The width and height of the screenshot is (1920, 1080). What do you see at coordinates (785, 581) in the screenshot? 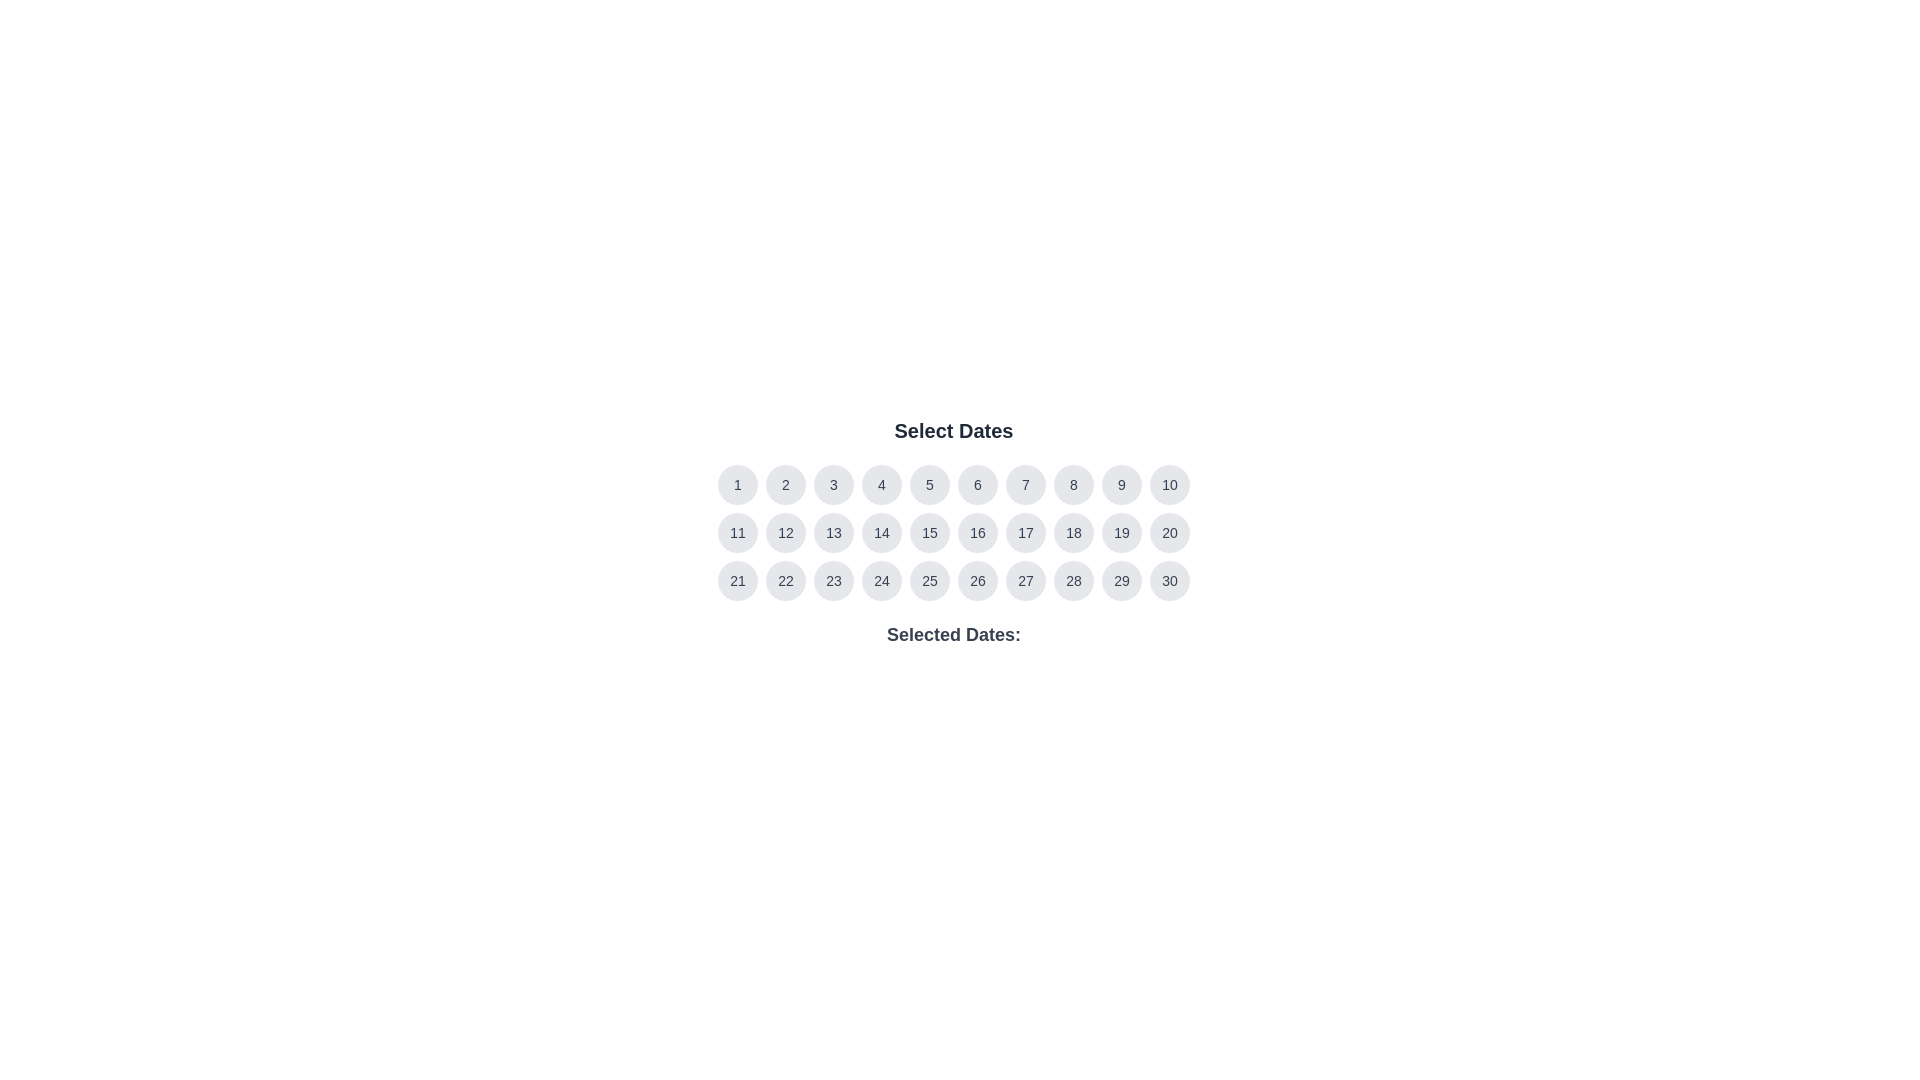
I see `the circular button displaying the number '22' in dark gray text, located in the last row of the grid below the heading 'Select Dates'` at bounding box center [785, 581].